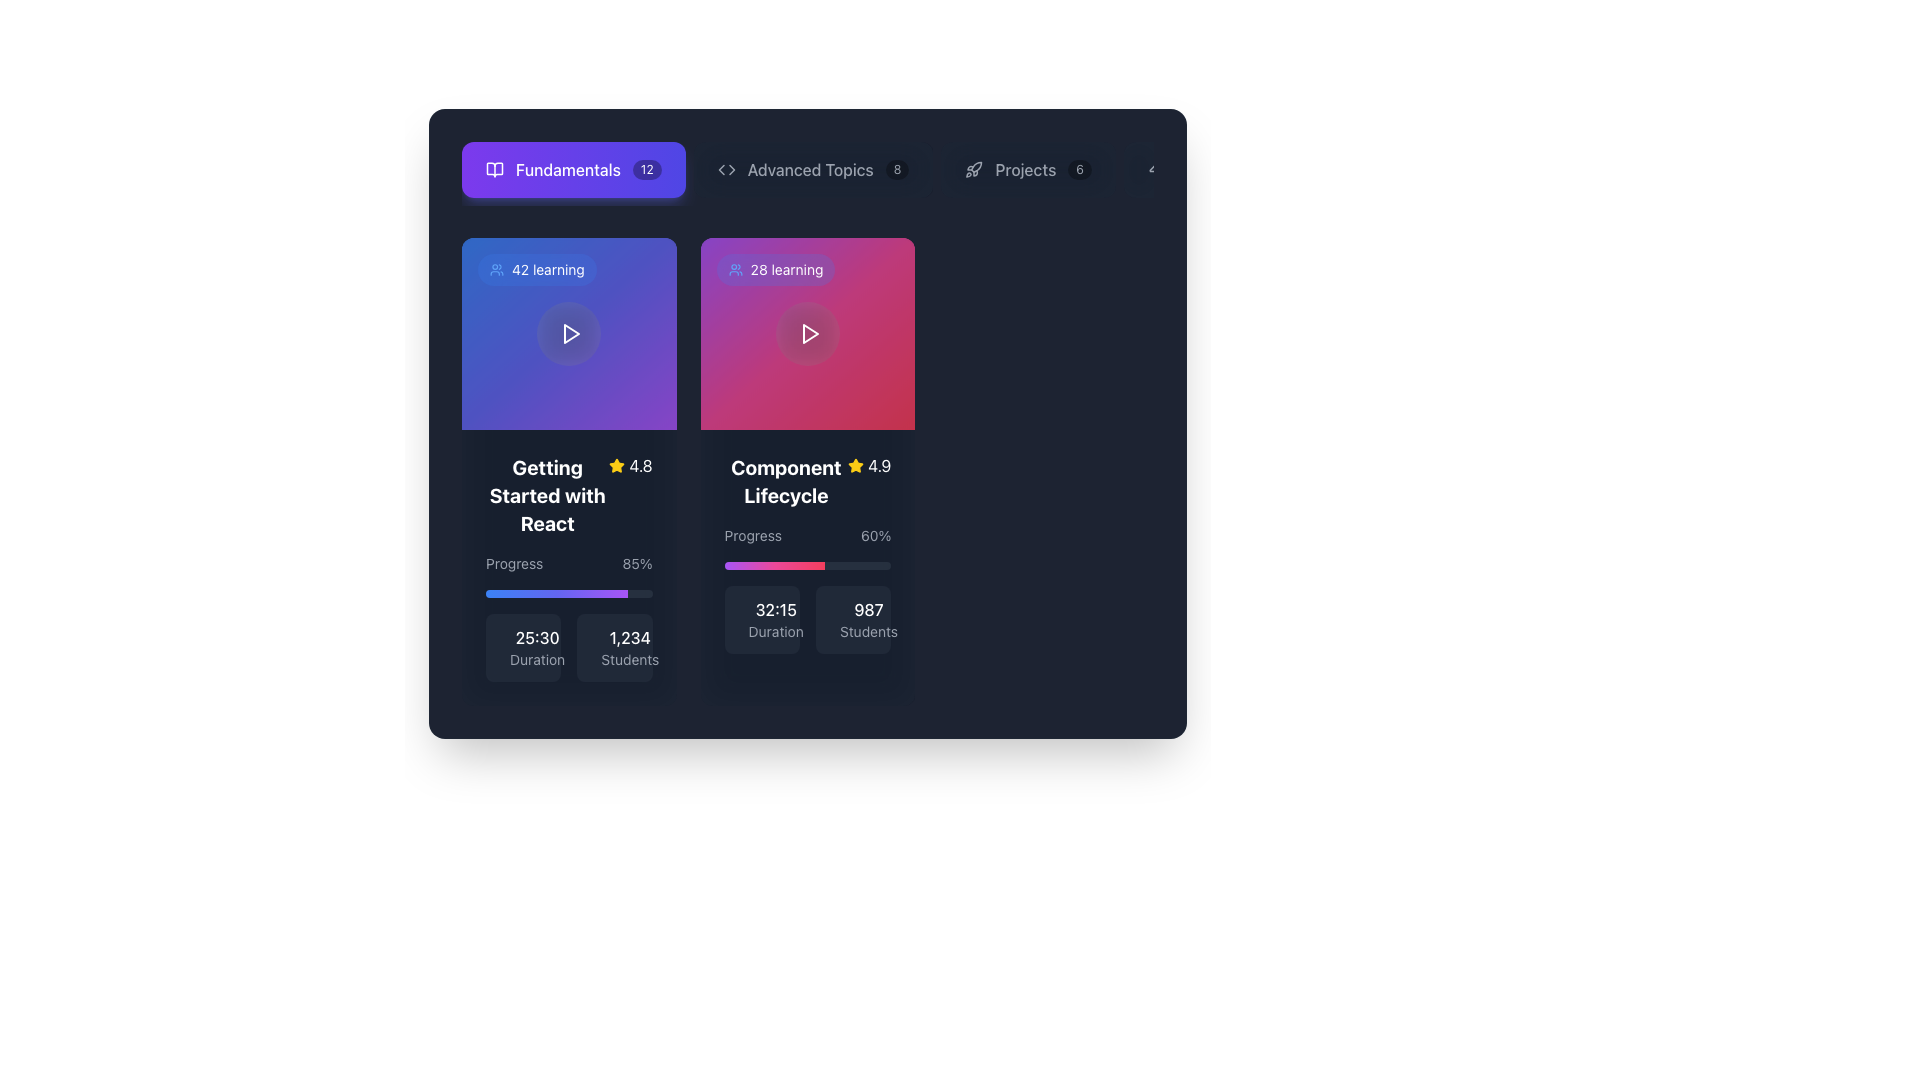 Image resolution: width=1920 pixels, height=1080 pixels. What do you see at coordinates (868, 619) in the screenshot?
I see `the displayed number of students associated with the 'Component Lifecycle' module, which is shown in the text label located at the bottom right corner of the 'Component Lifecycle' card, next to the '32:15 Duration' text` at bounding box center [868, 619].